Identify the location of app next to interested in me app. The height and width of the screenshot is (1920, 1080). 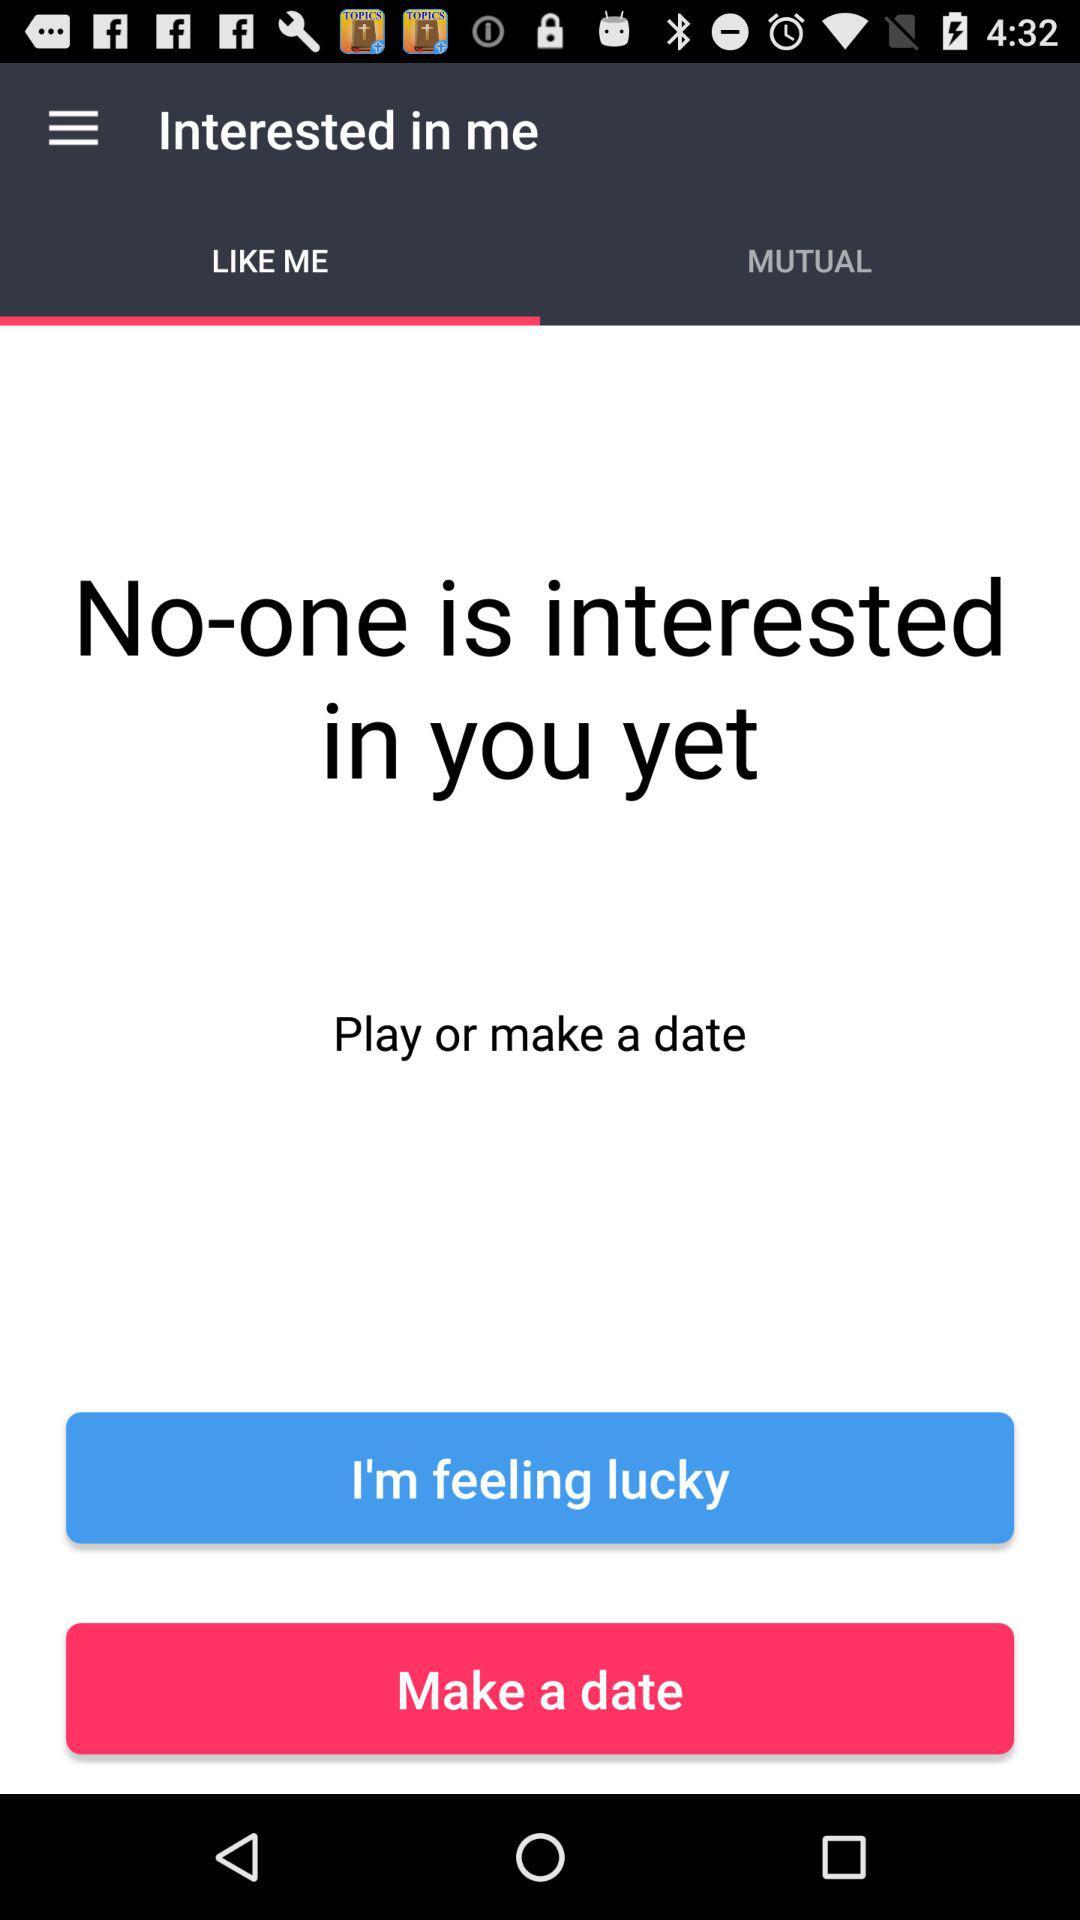
(72, 127).